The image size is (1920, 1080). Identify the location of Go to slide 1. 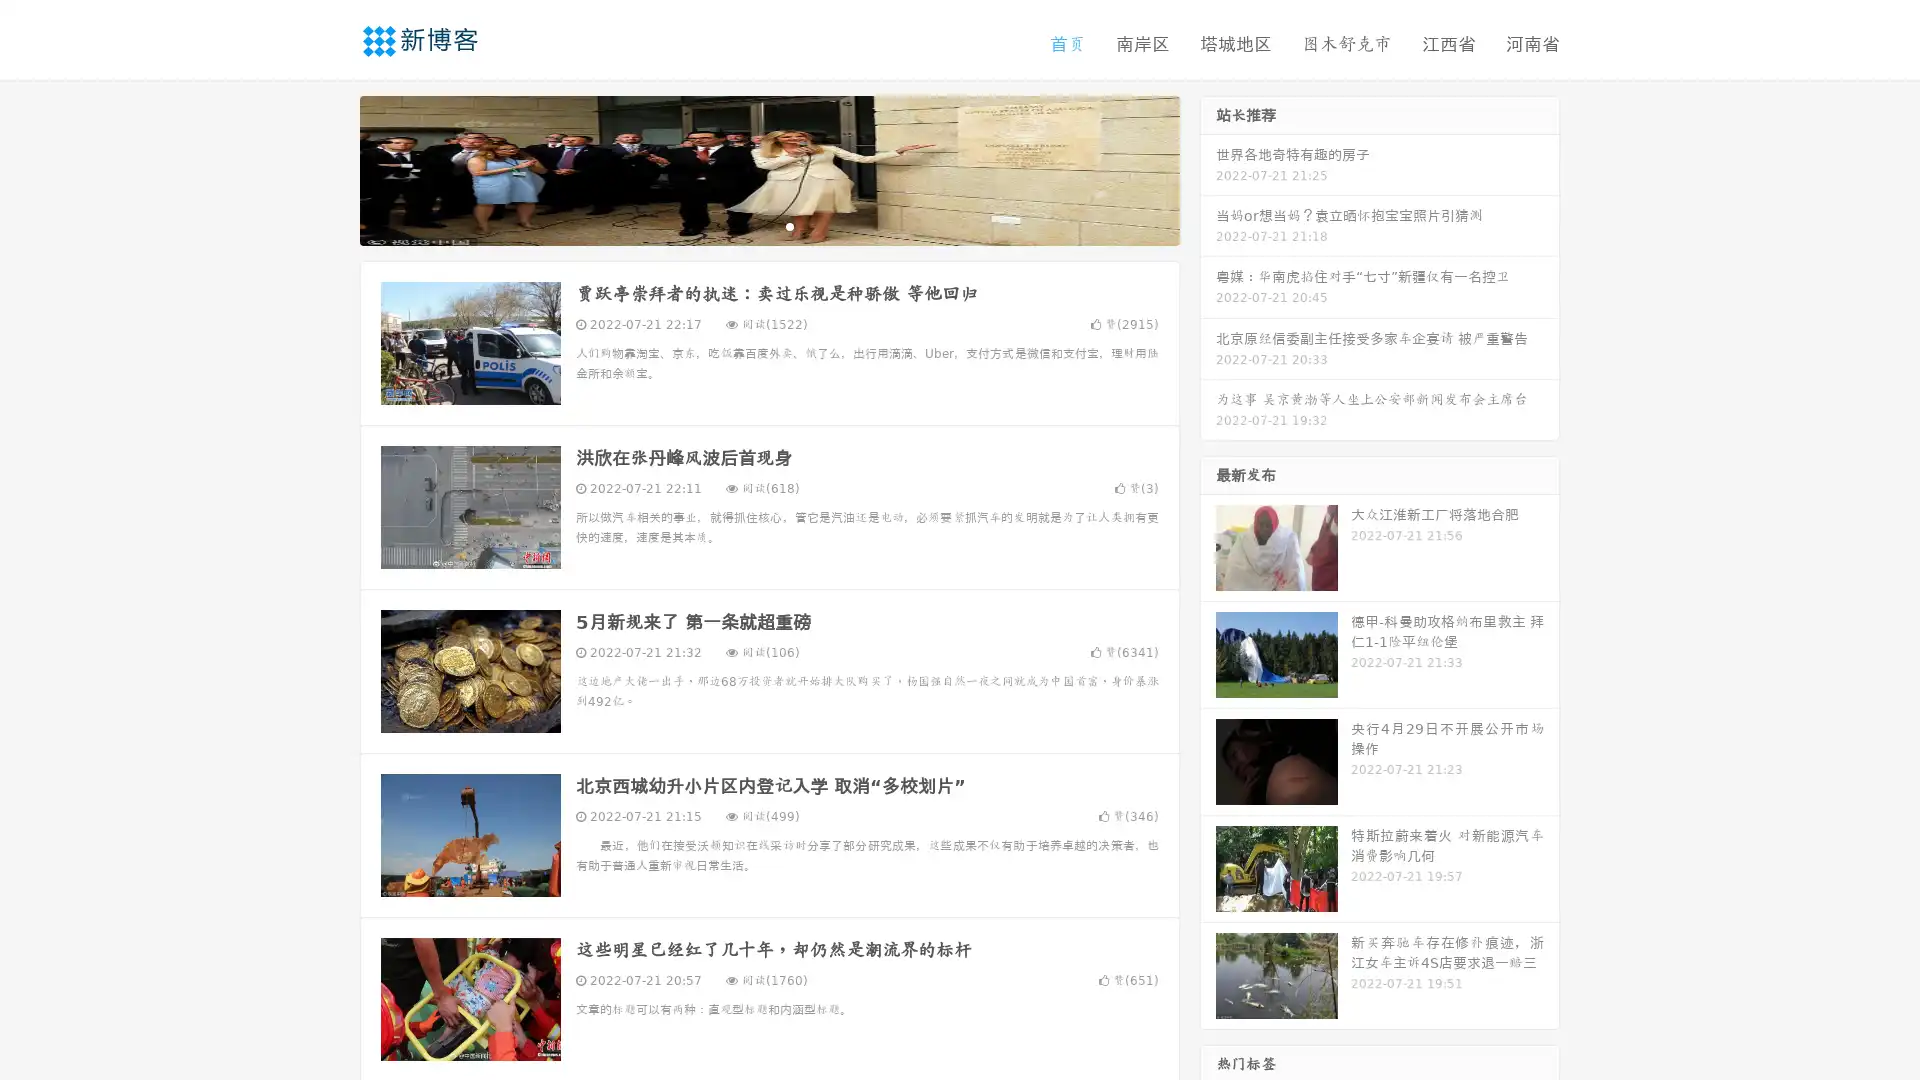
(748, 225).